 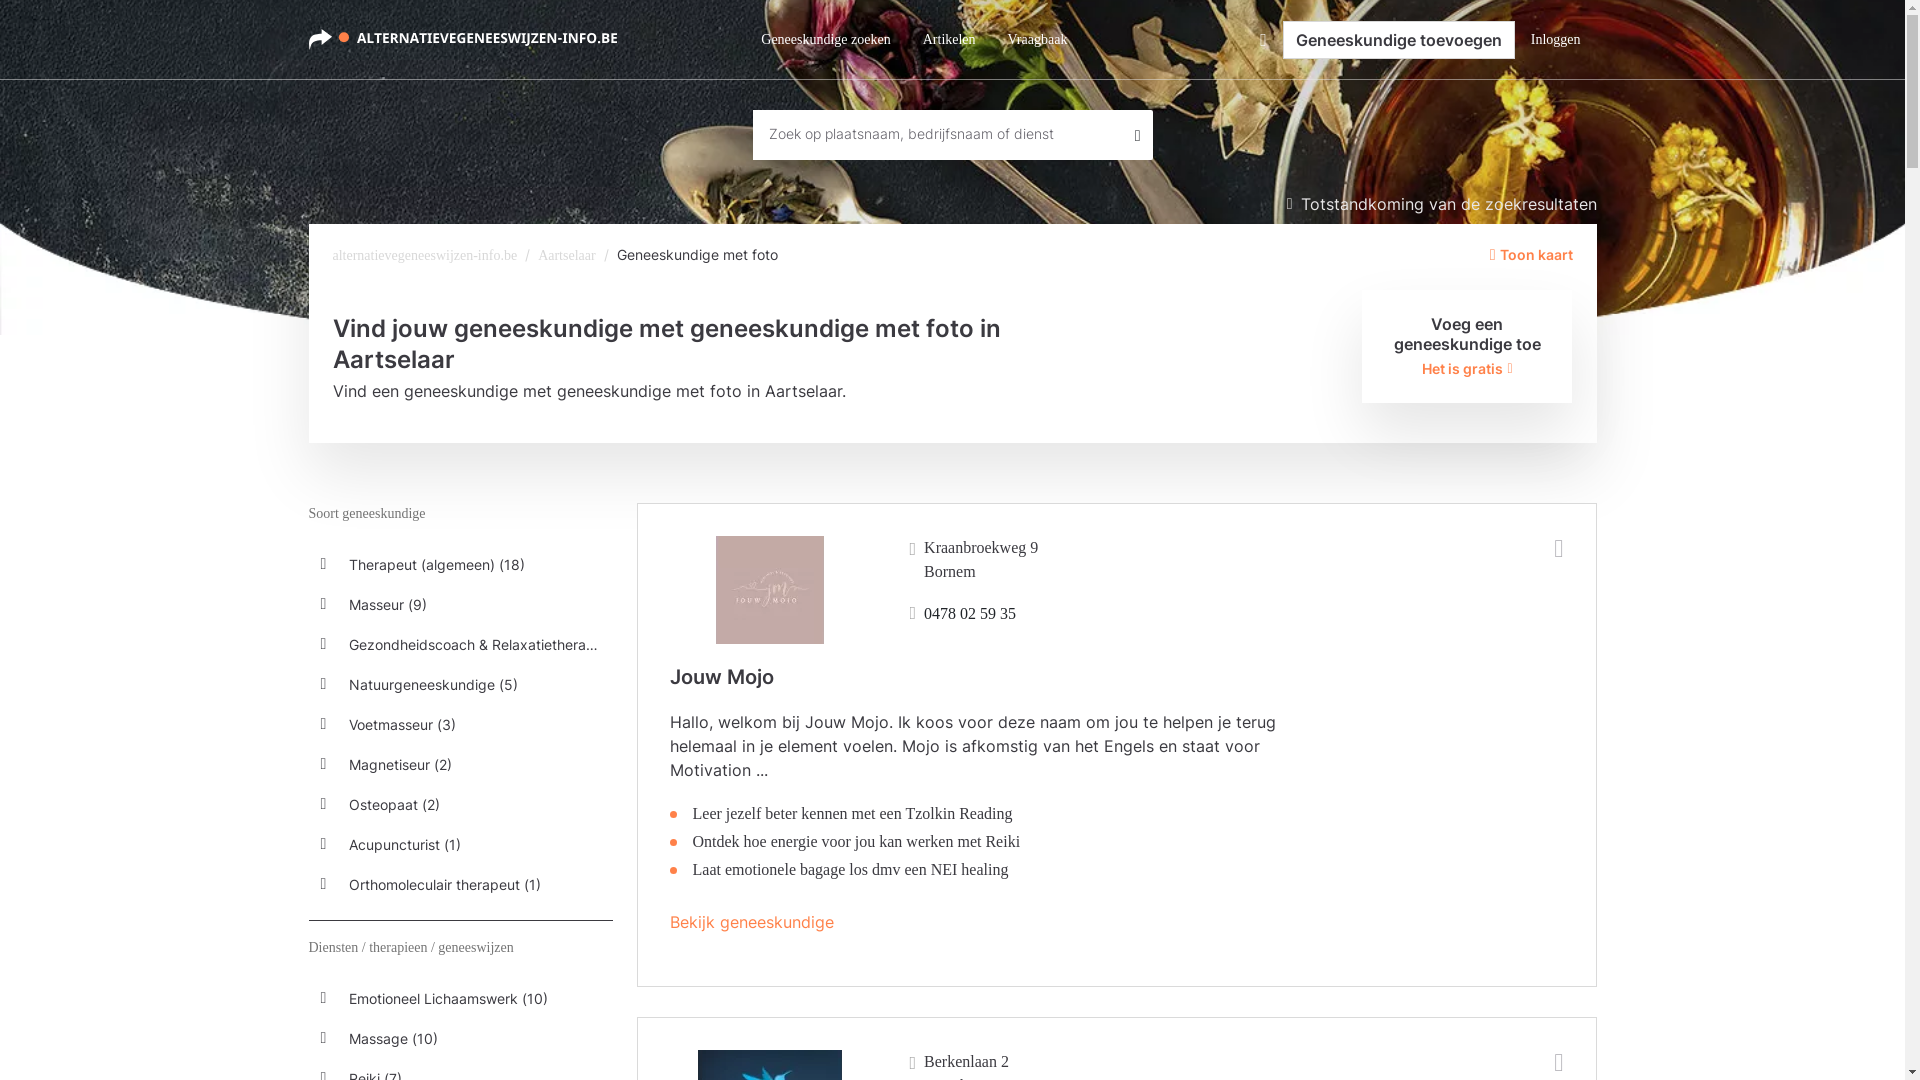 I want to click on 'Emotioneel Lichaamswerk (10)', so click(x=459, y=998).